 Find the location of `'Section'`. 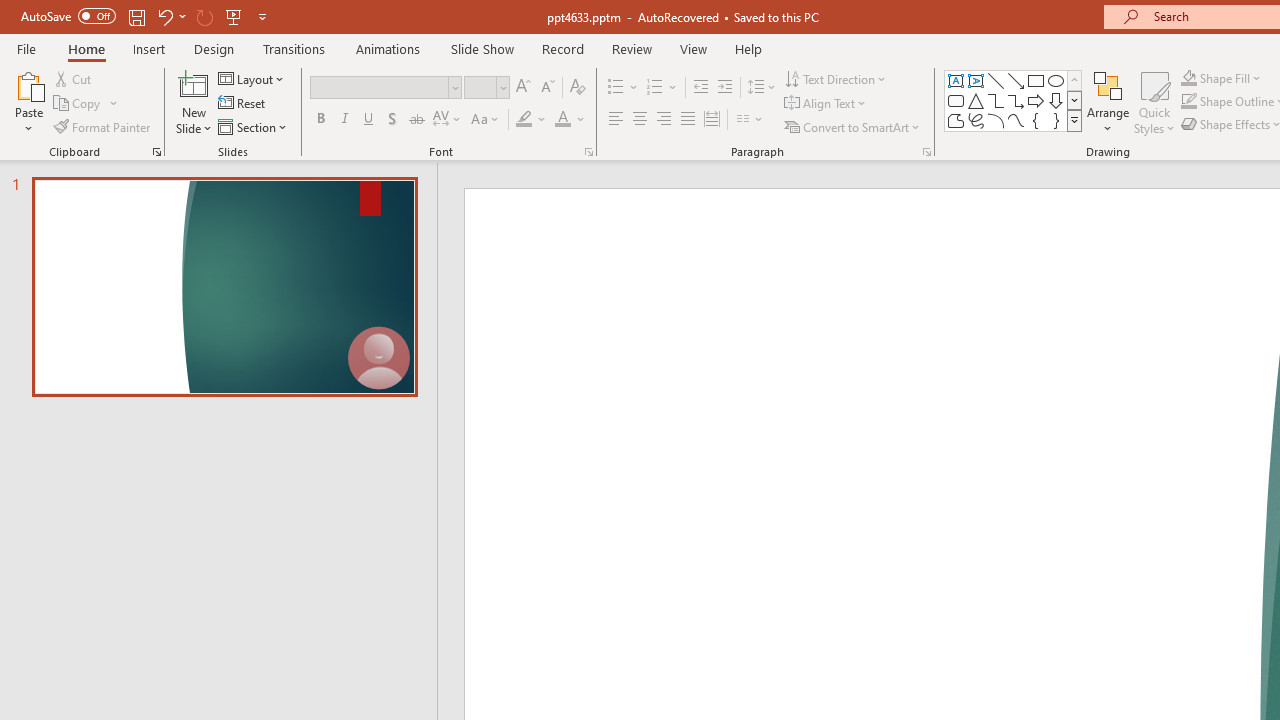

'Section' is located at coordinates (253, 127).